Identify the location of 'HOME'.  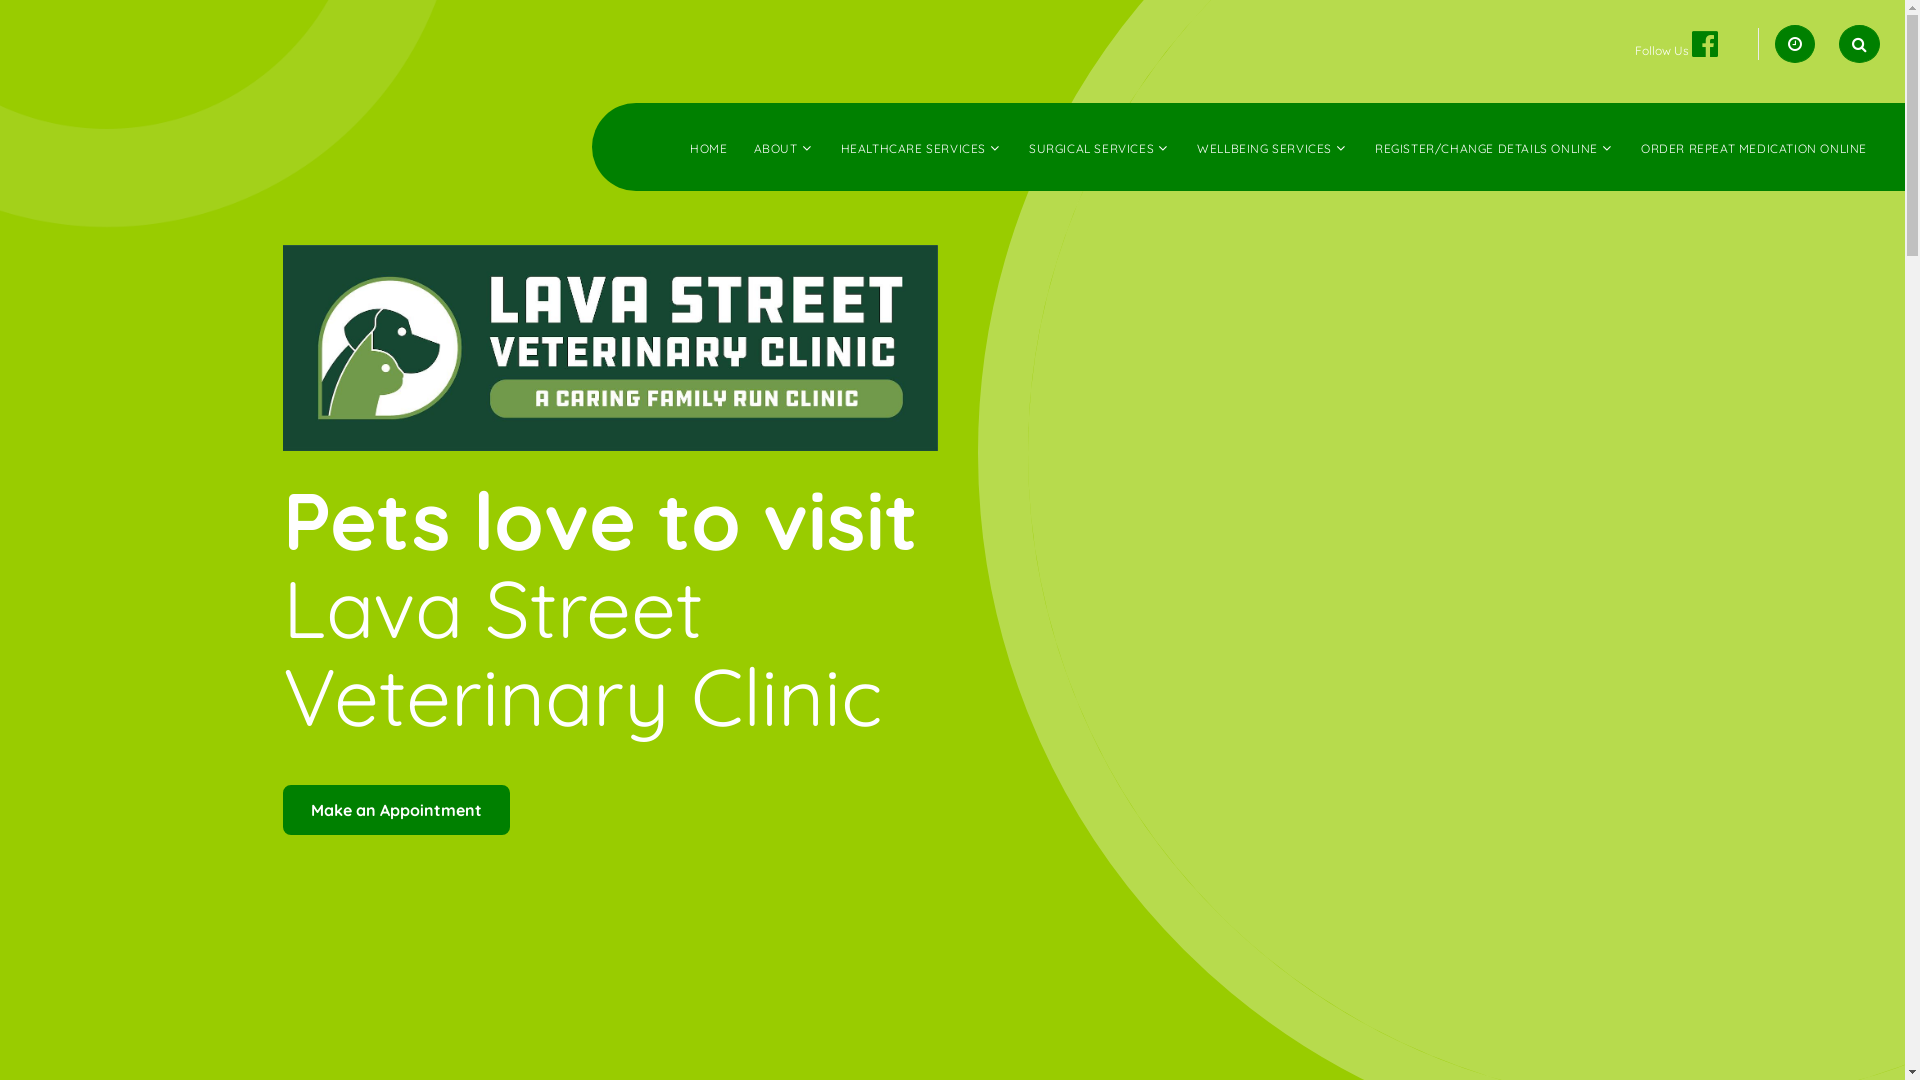
(708, 147).